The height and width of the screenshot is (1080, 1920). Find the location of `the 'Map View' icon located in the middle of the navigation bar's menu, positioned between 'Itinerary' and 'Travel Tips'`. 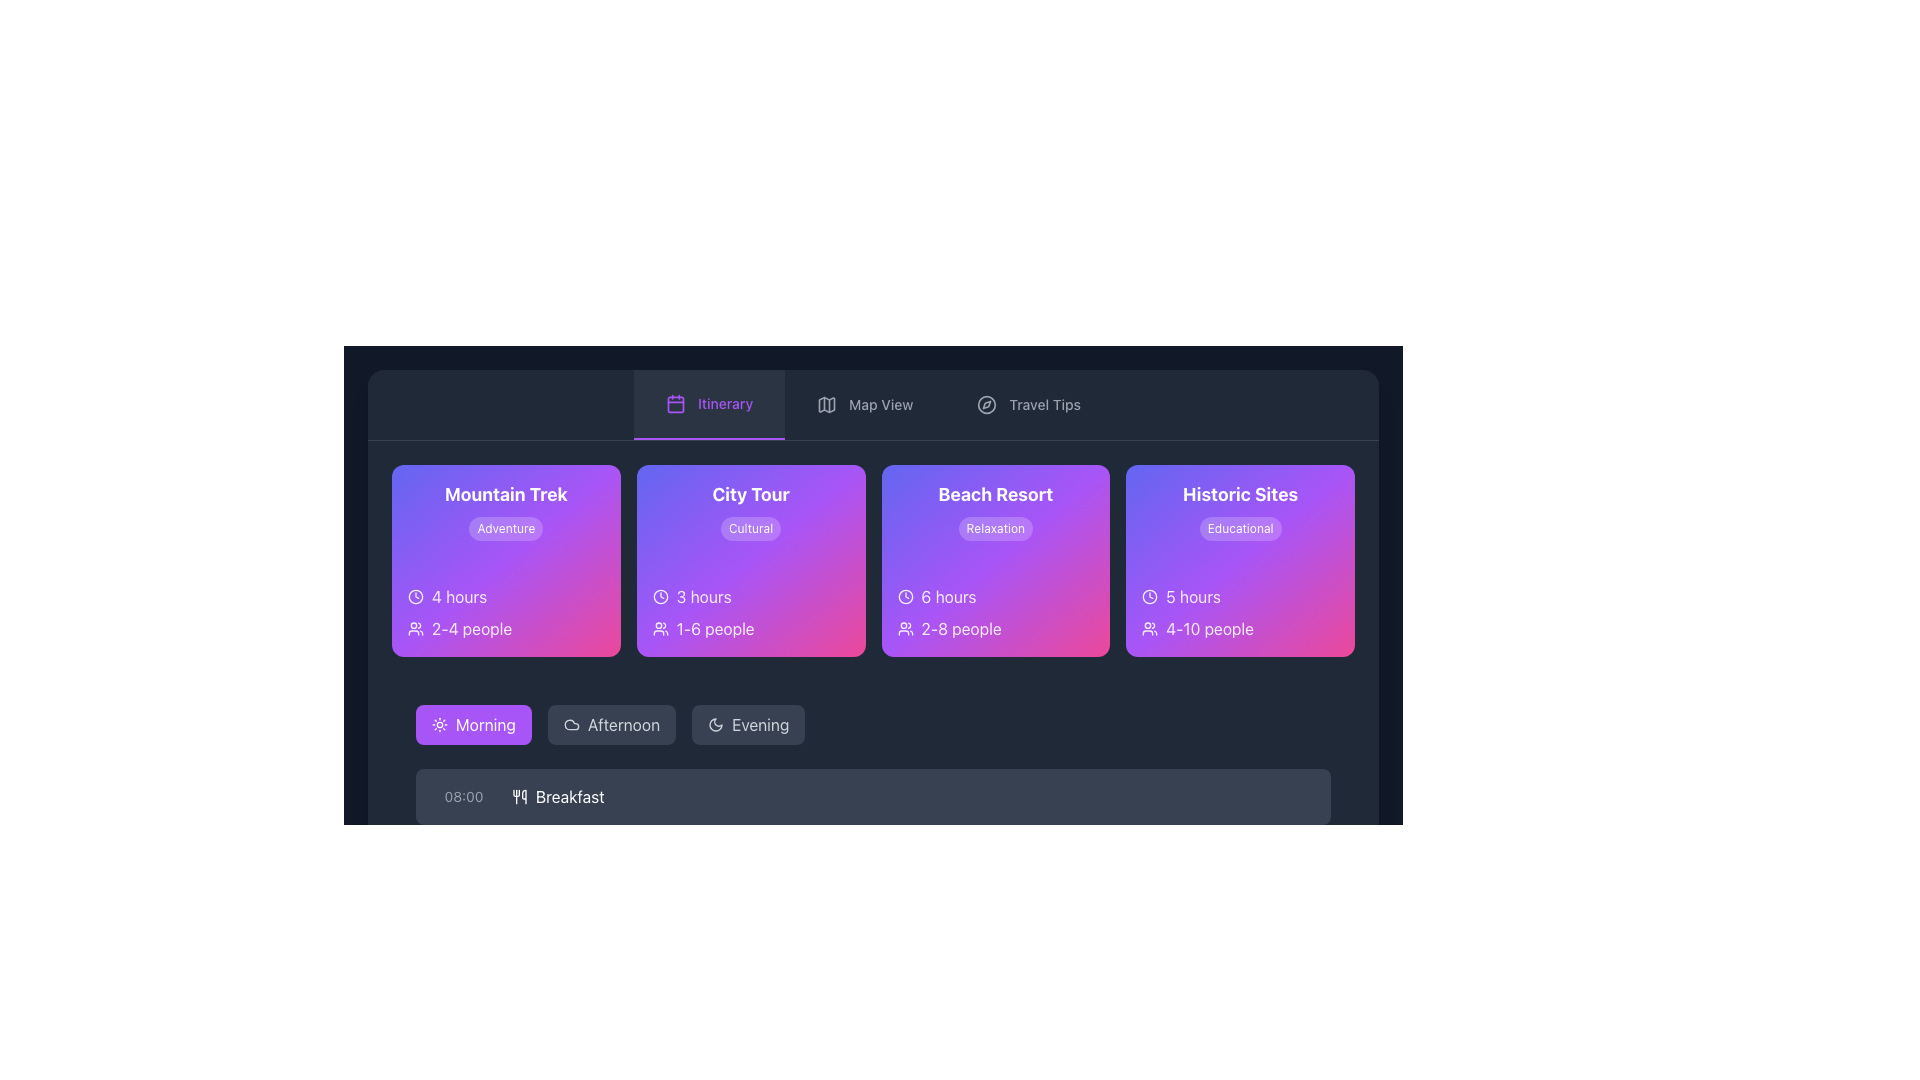

the 'Map View' icon located in the middle of the navigation bar's menu, positioned between 'Itinerary' and 'Travel Tips' is located at coordinates (827, 405).